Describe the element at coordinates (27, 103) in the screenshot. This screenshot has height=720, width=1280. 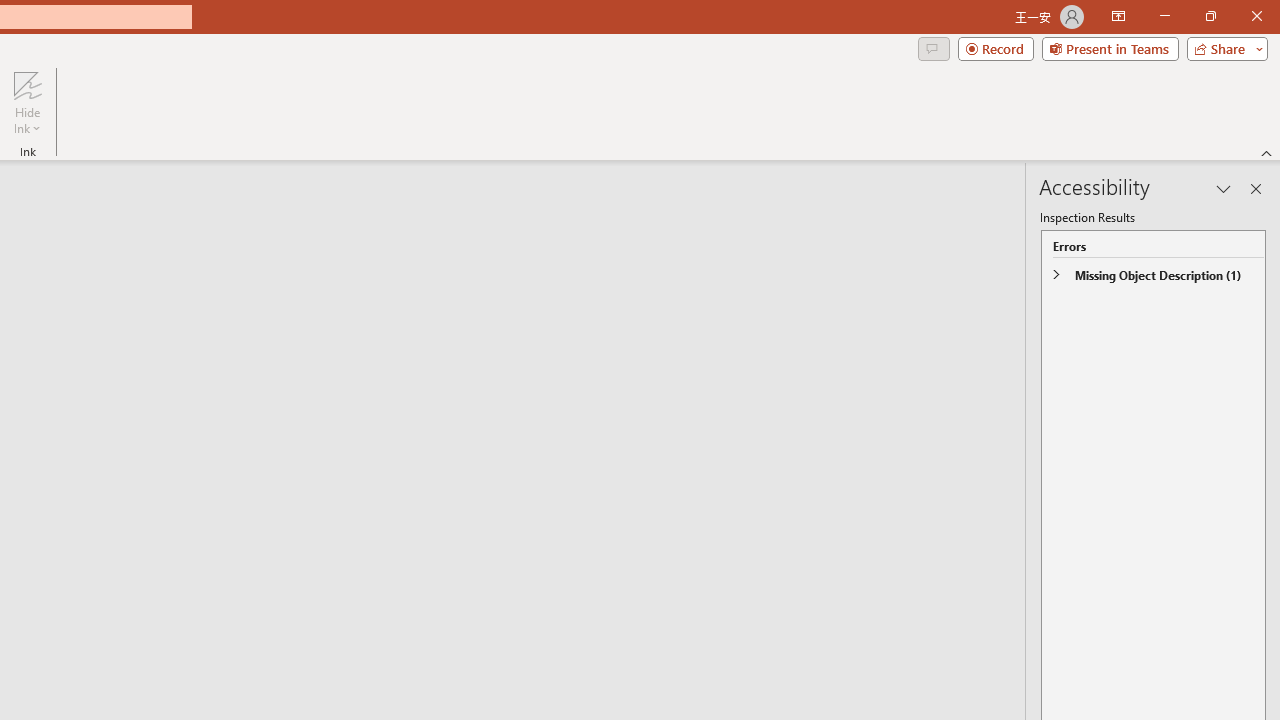
I see `'Hide Ink'` at that location.